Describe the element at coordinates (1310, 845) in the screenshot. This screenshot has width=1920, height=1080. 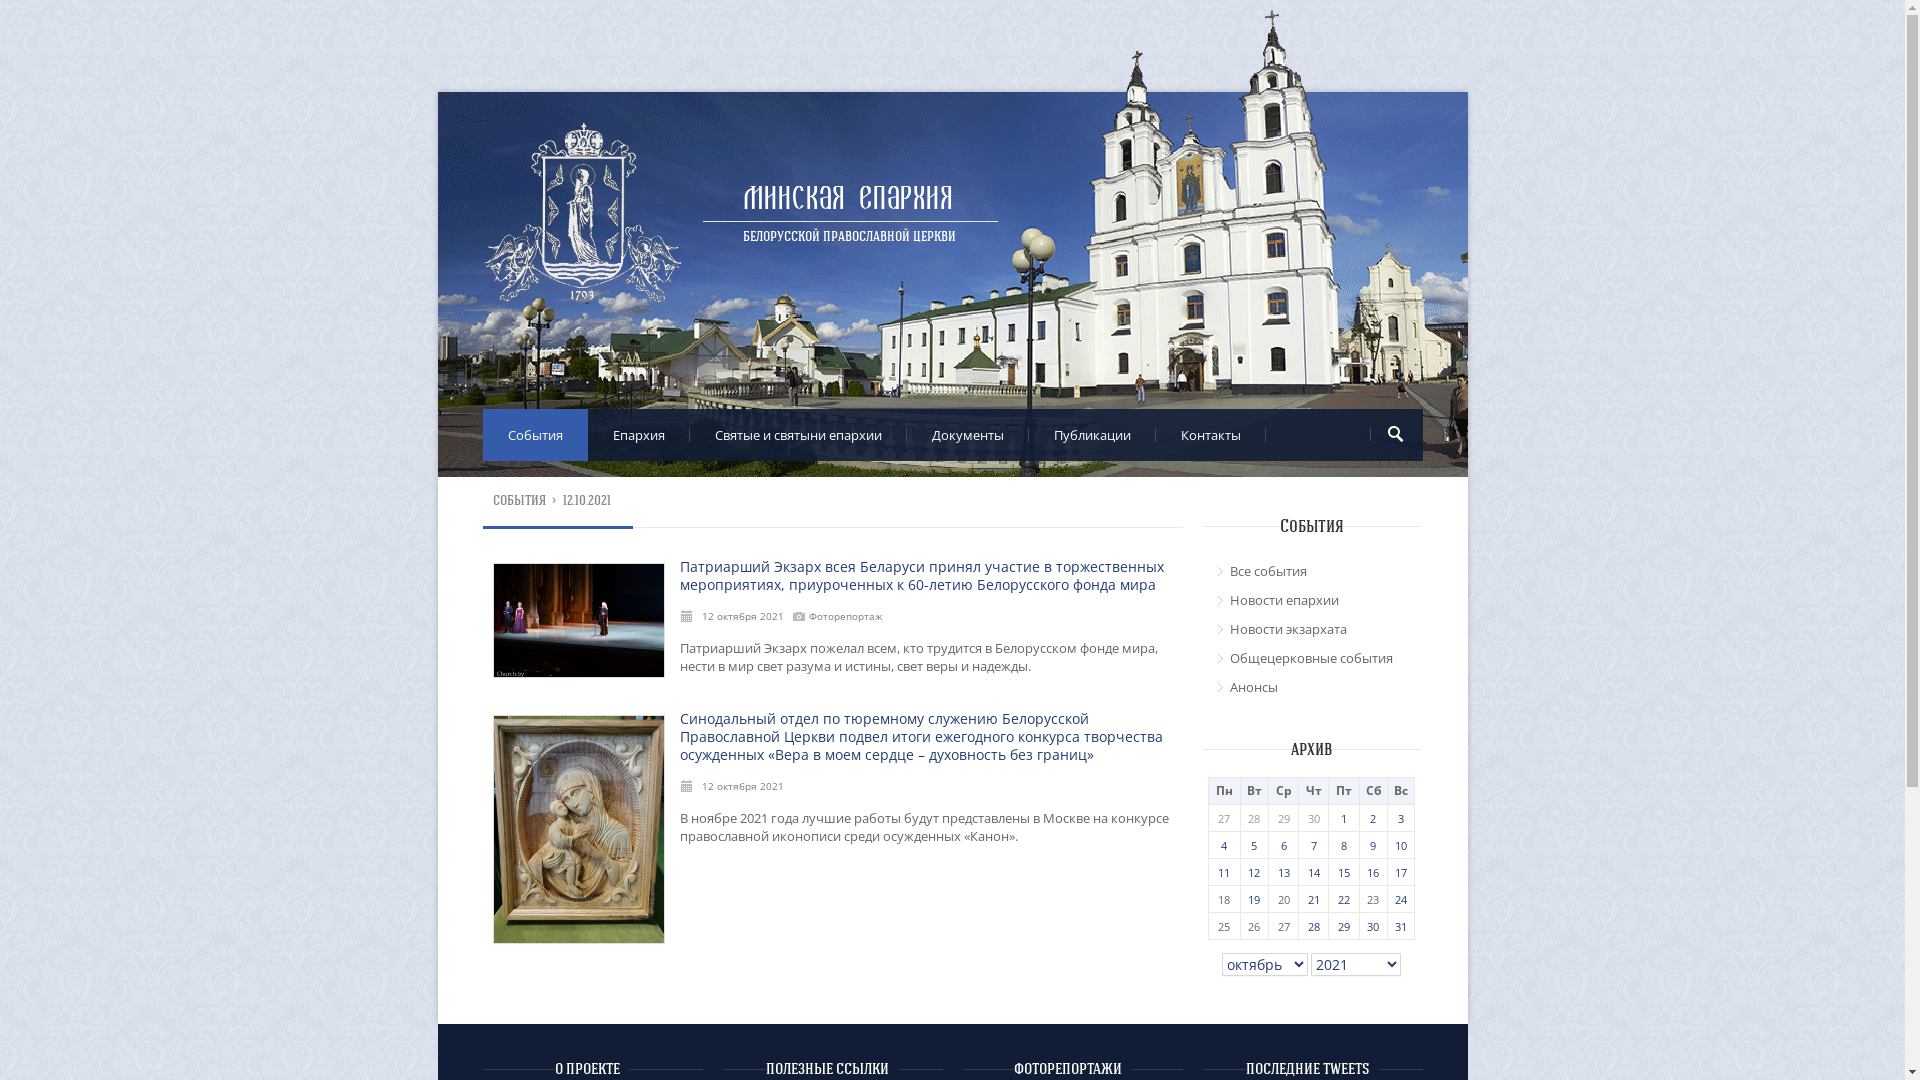
I see `'7'` at that location.